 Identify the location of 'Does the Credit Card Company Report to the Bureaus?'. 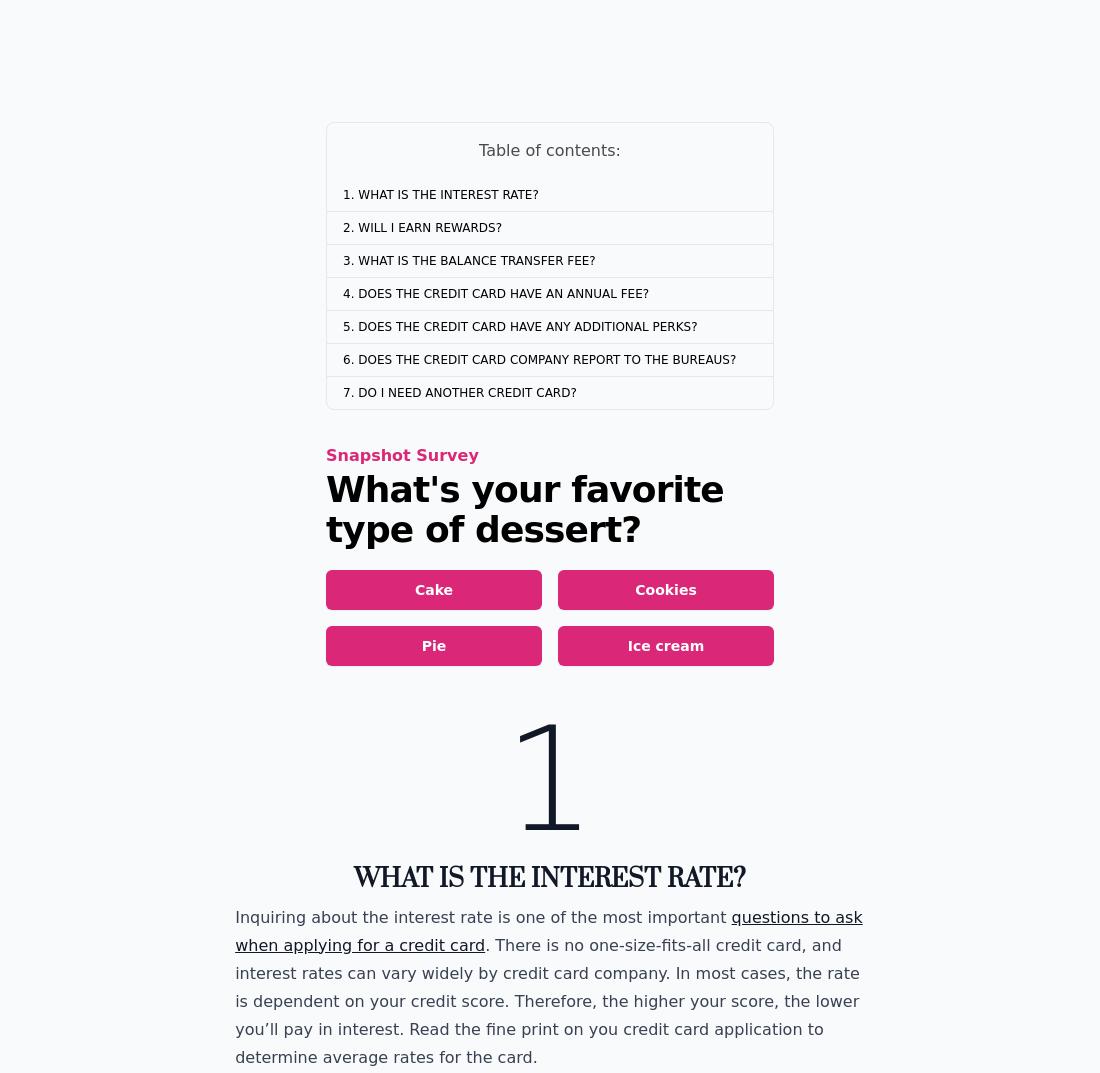
(547, 358).